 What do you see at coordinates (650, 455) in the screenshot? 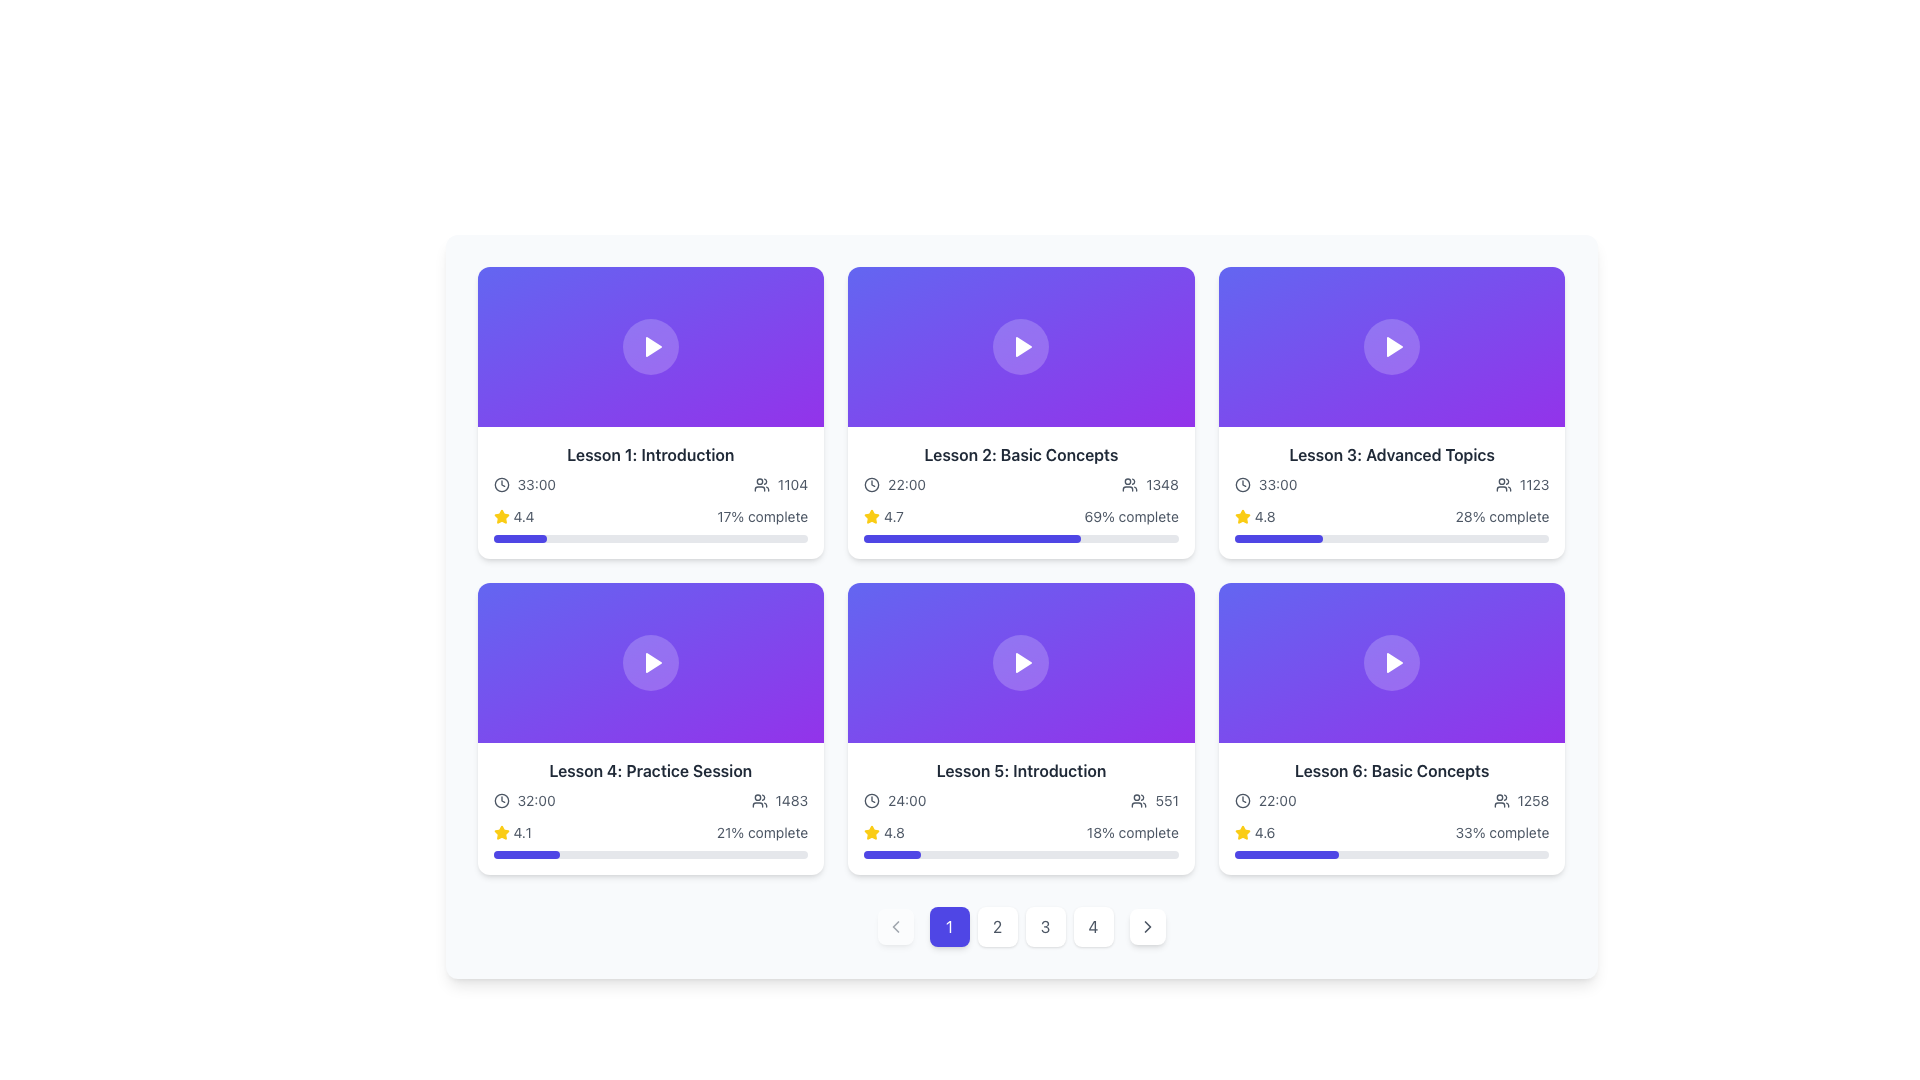
I see `the text header that identifies 'Lesson 1', which is the first text element in the grid layout, located directly under the lesson preview thumbnail` at bounding box center [650, 455].